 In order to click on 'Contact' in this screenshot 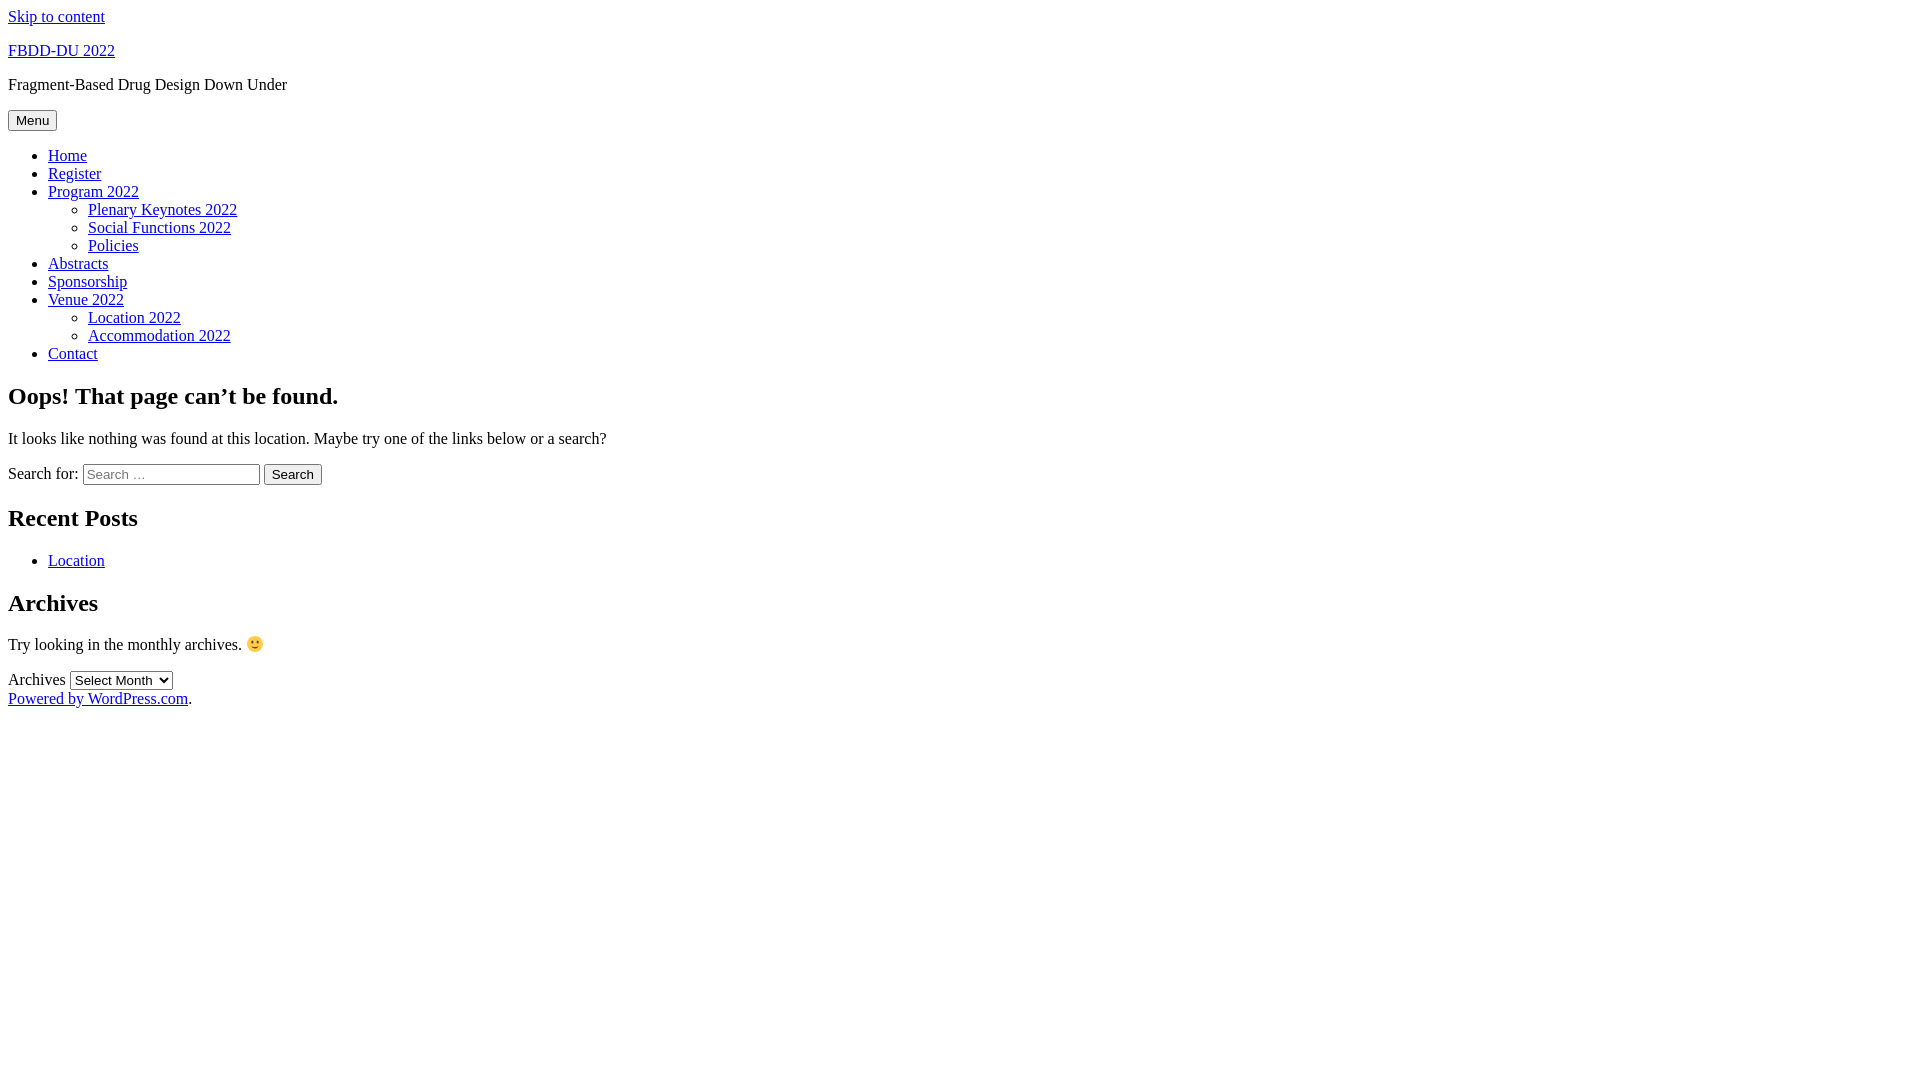, I will do `click(48, 352)`.